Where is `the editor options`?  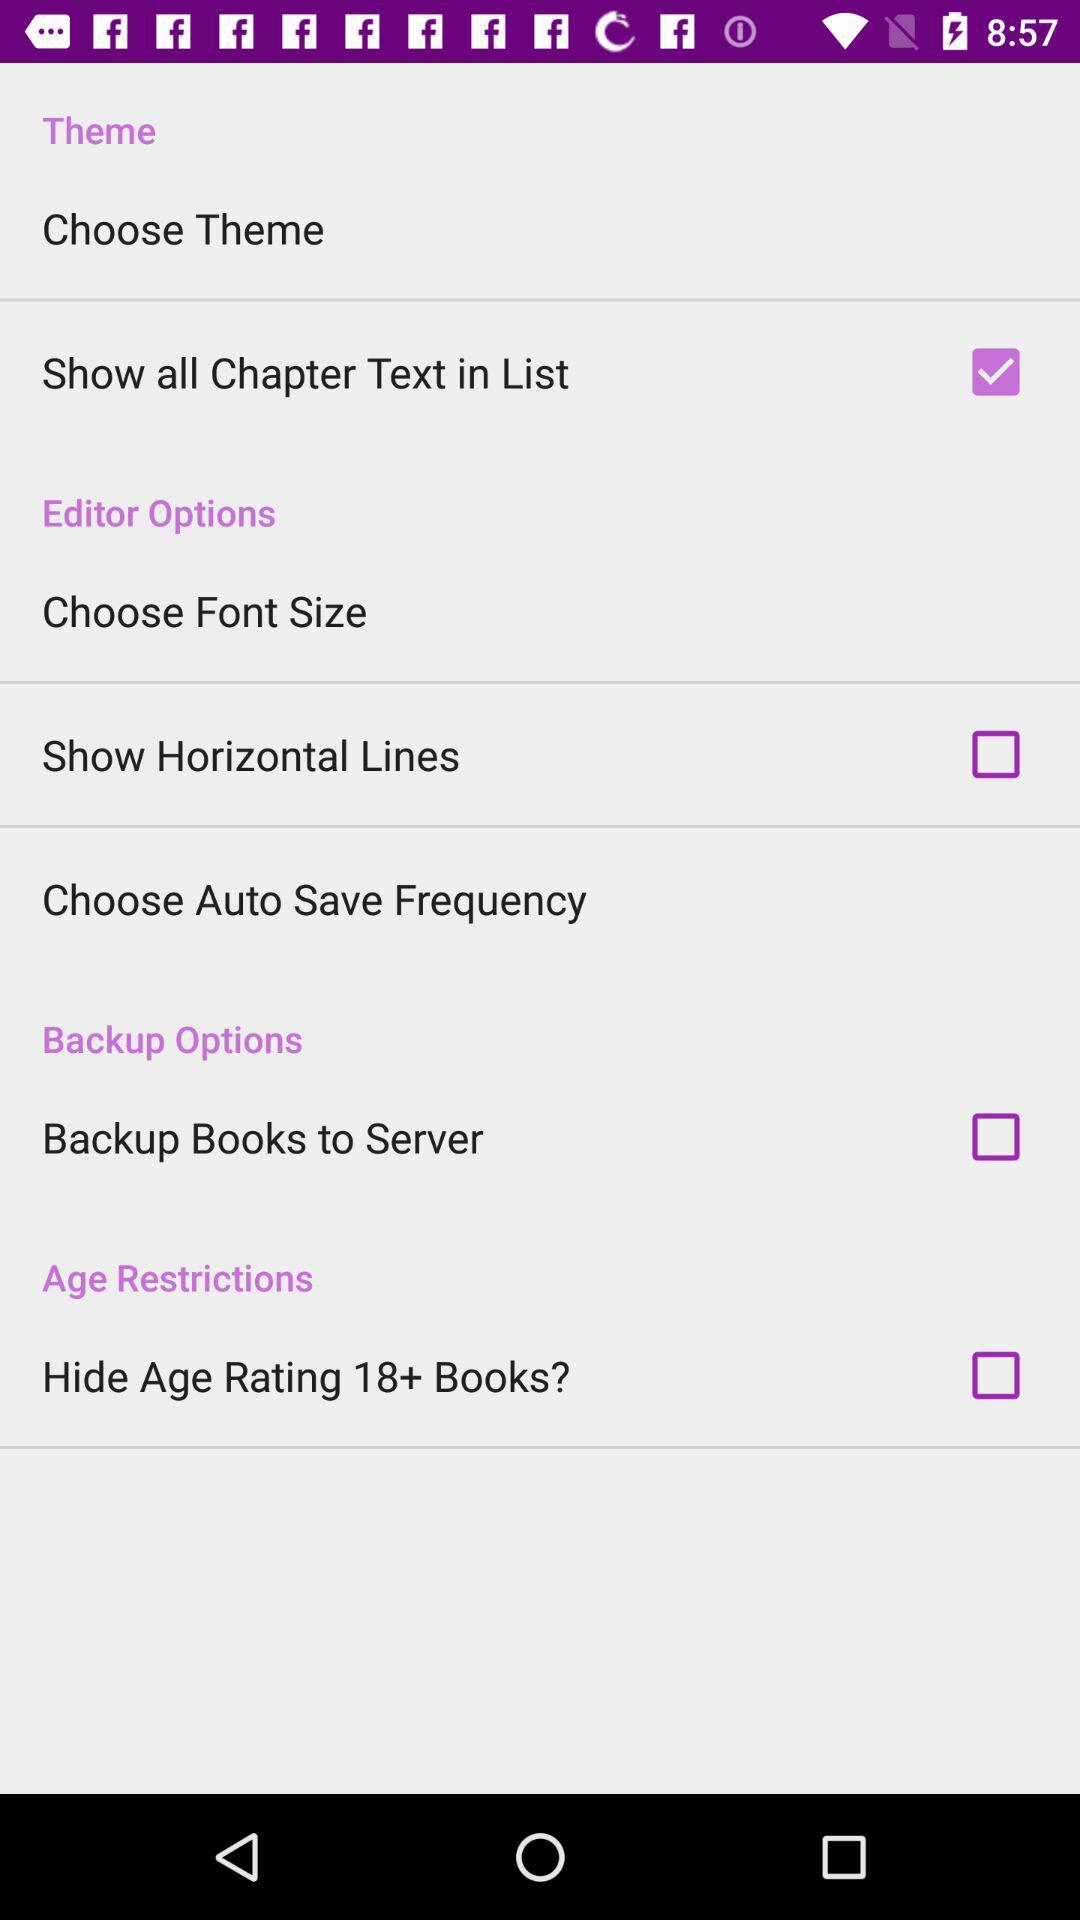 the editor options is located at coordinates (540, 491).